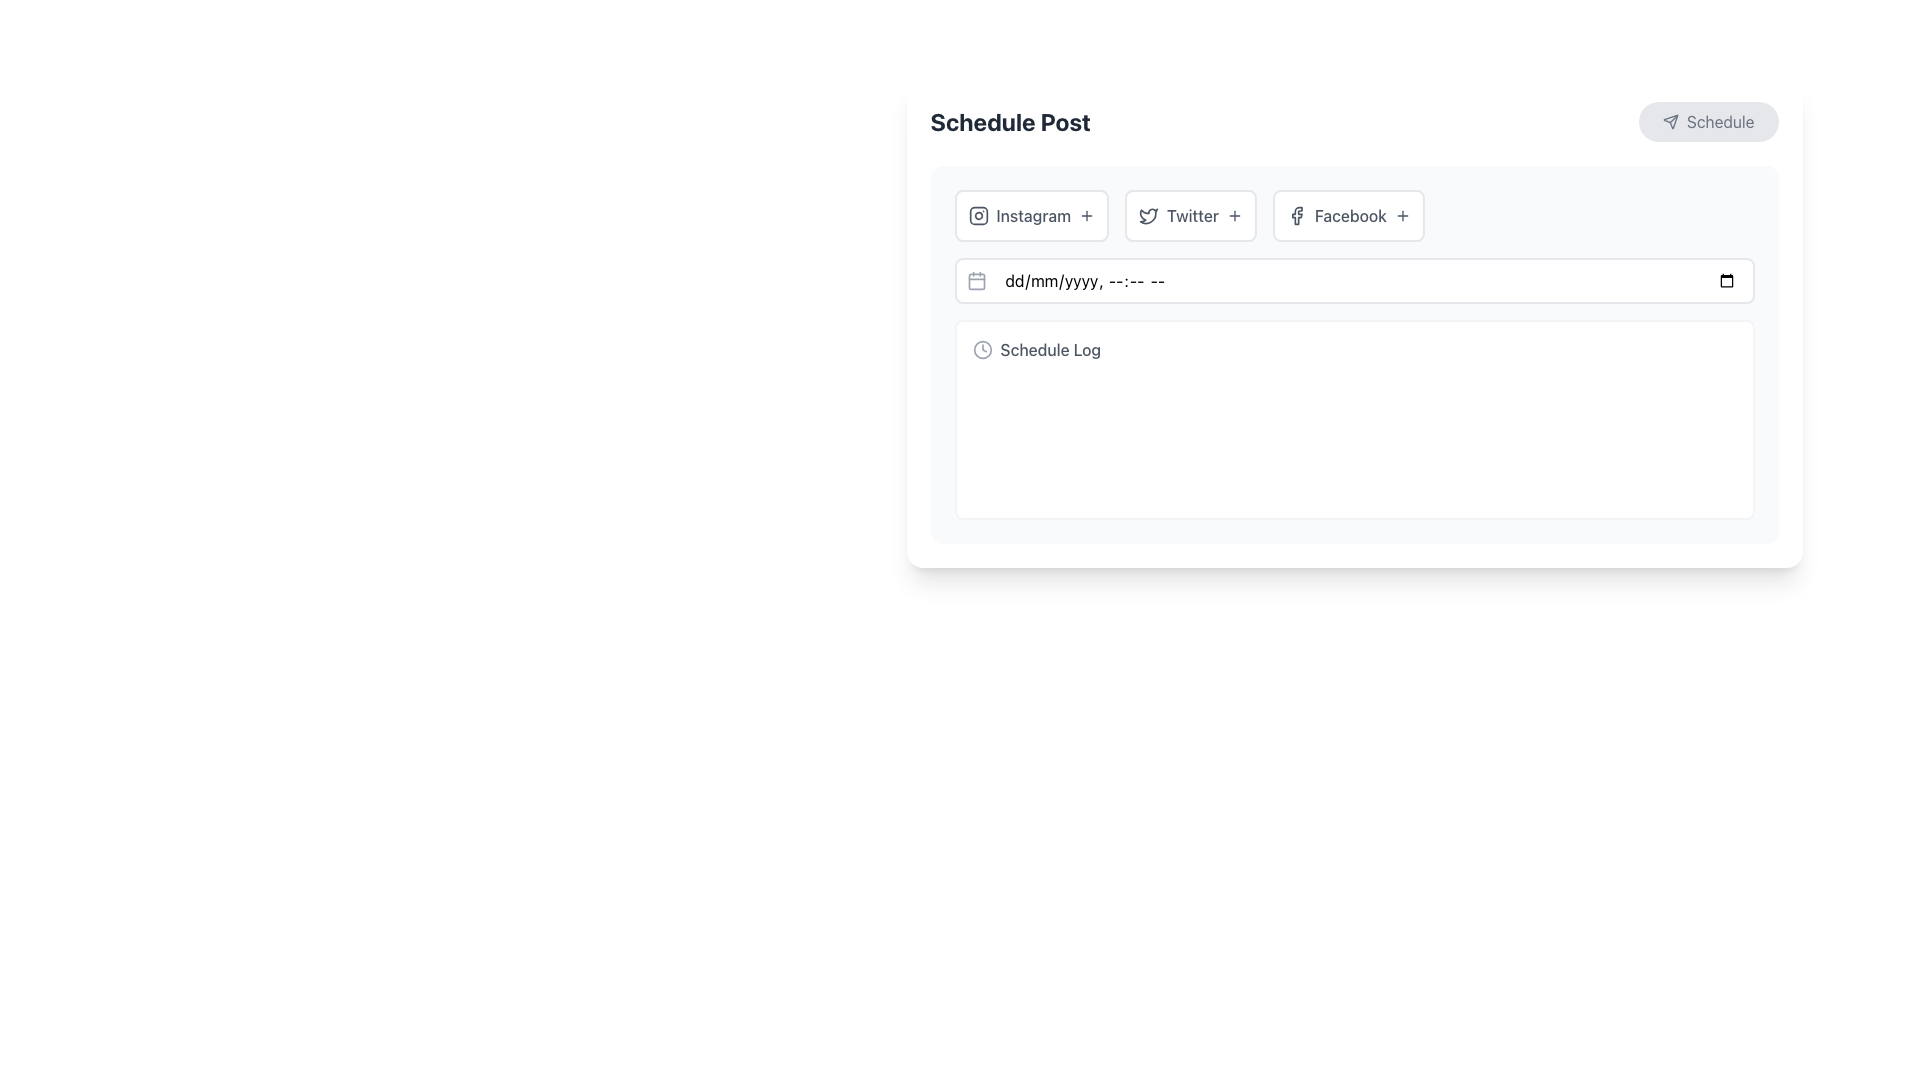 This screenshot has height=1080, width=1920. Describe the element at coordinates (1233, 216) in the screenshot. I see `the 'Twitter' button which contains the action indicator icon located on its rightmost side` at that location.